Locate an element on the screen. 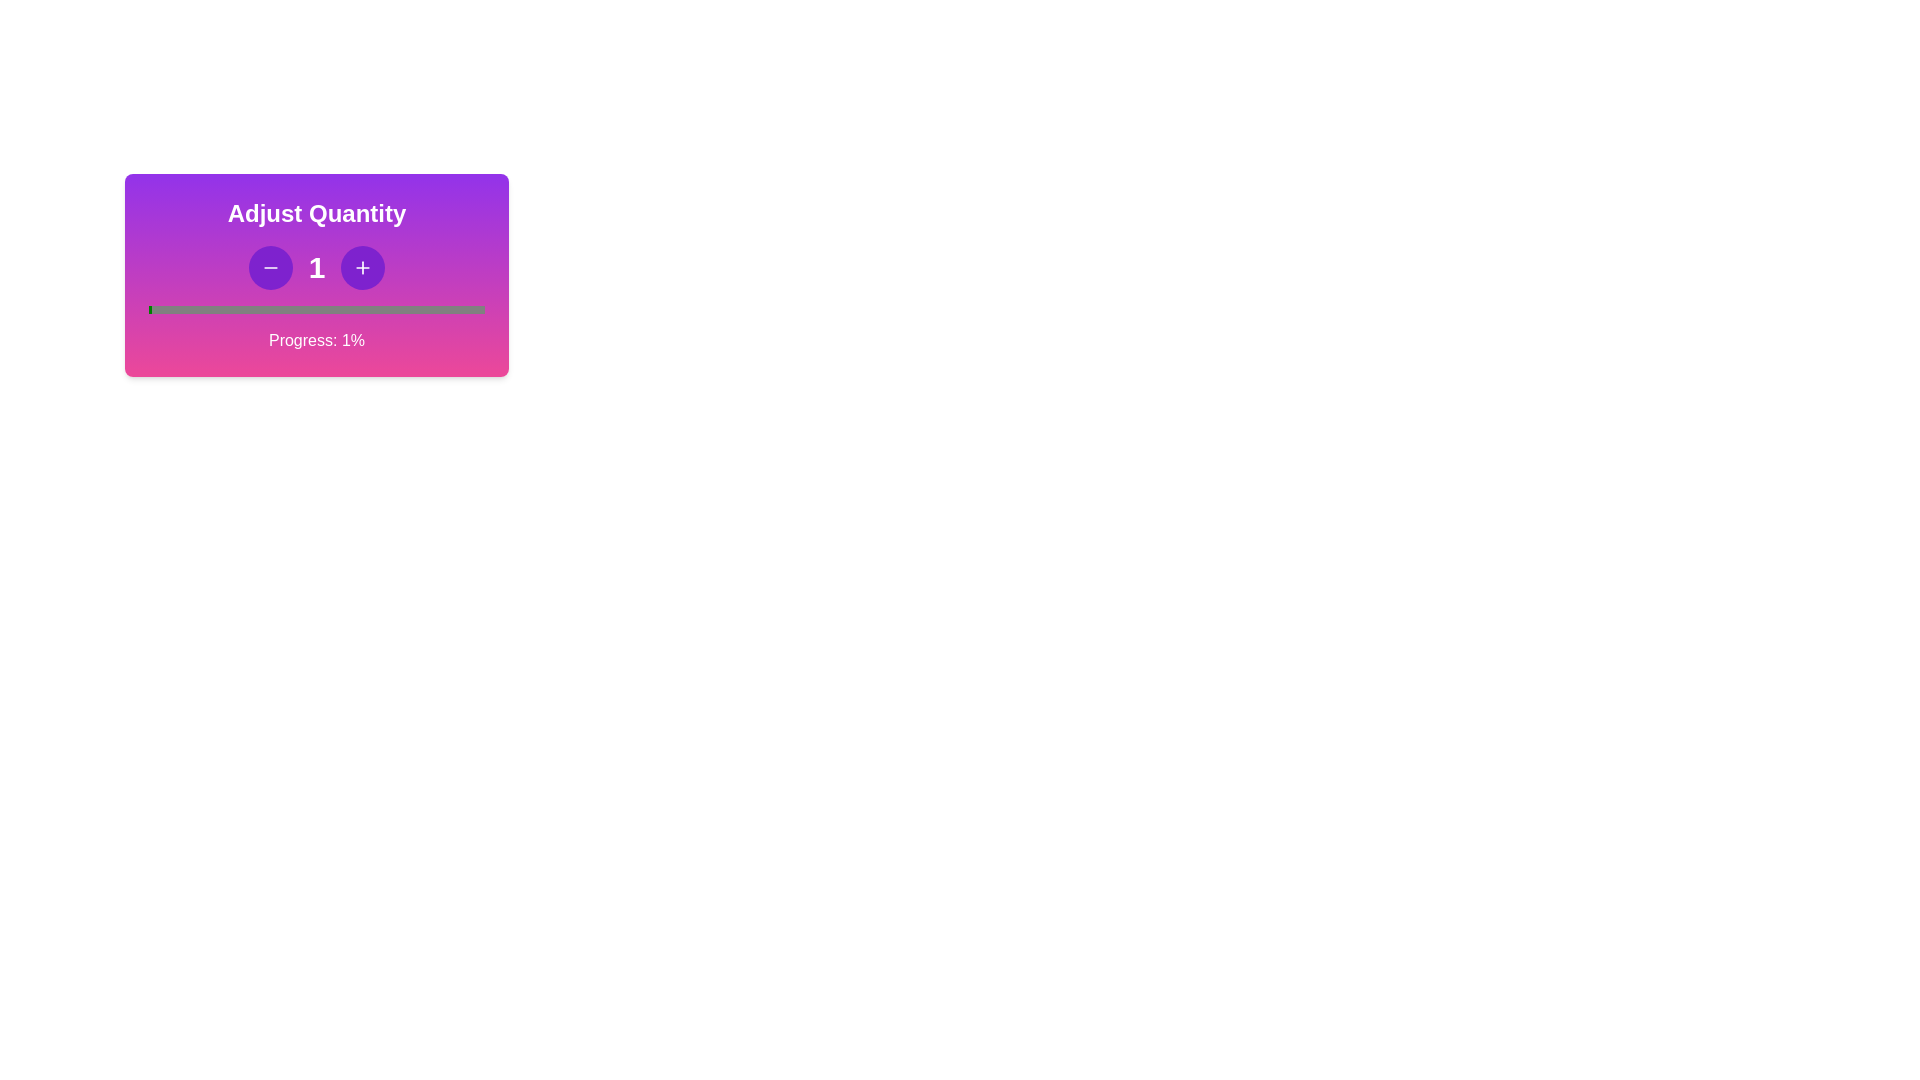  the current quantity value display text located in the 'Adjust Quantity' card, which is centered between the minus and plus buttons is located at coordinates (315, 266).